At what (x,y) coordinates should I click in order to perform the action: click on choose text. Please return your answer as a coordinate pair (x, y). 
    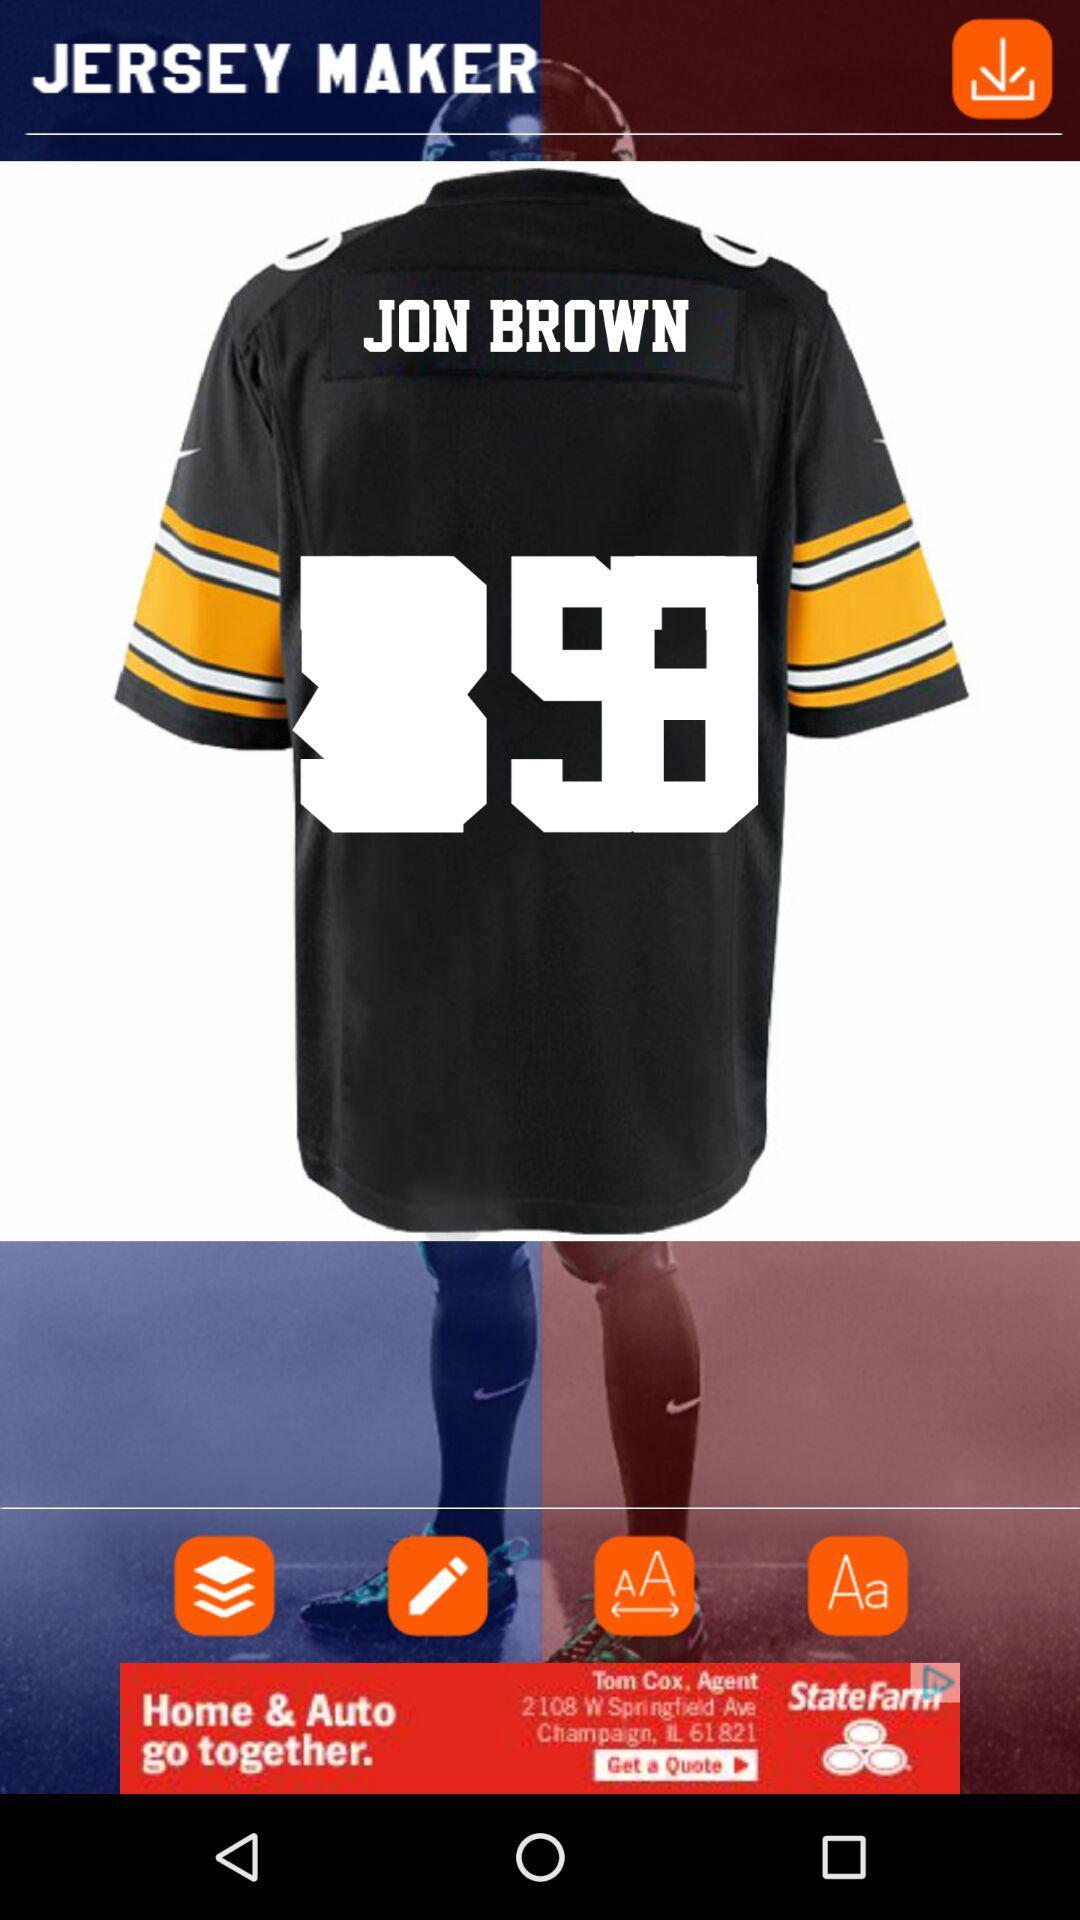
    Looking at the image, I should click on (855, 1584).